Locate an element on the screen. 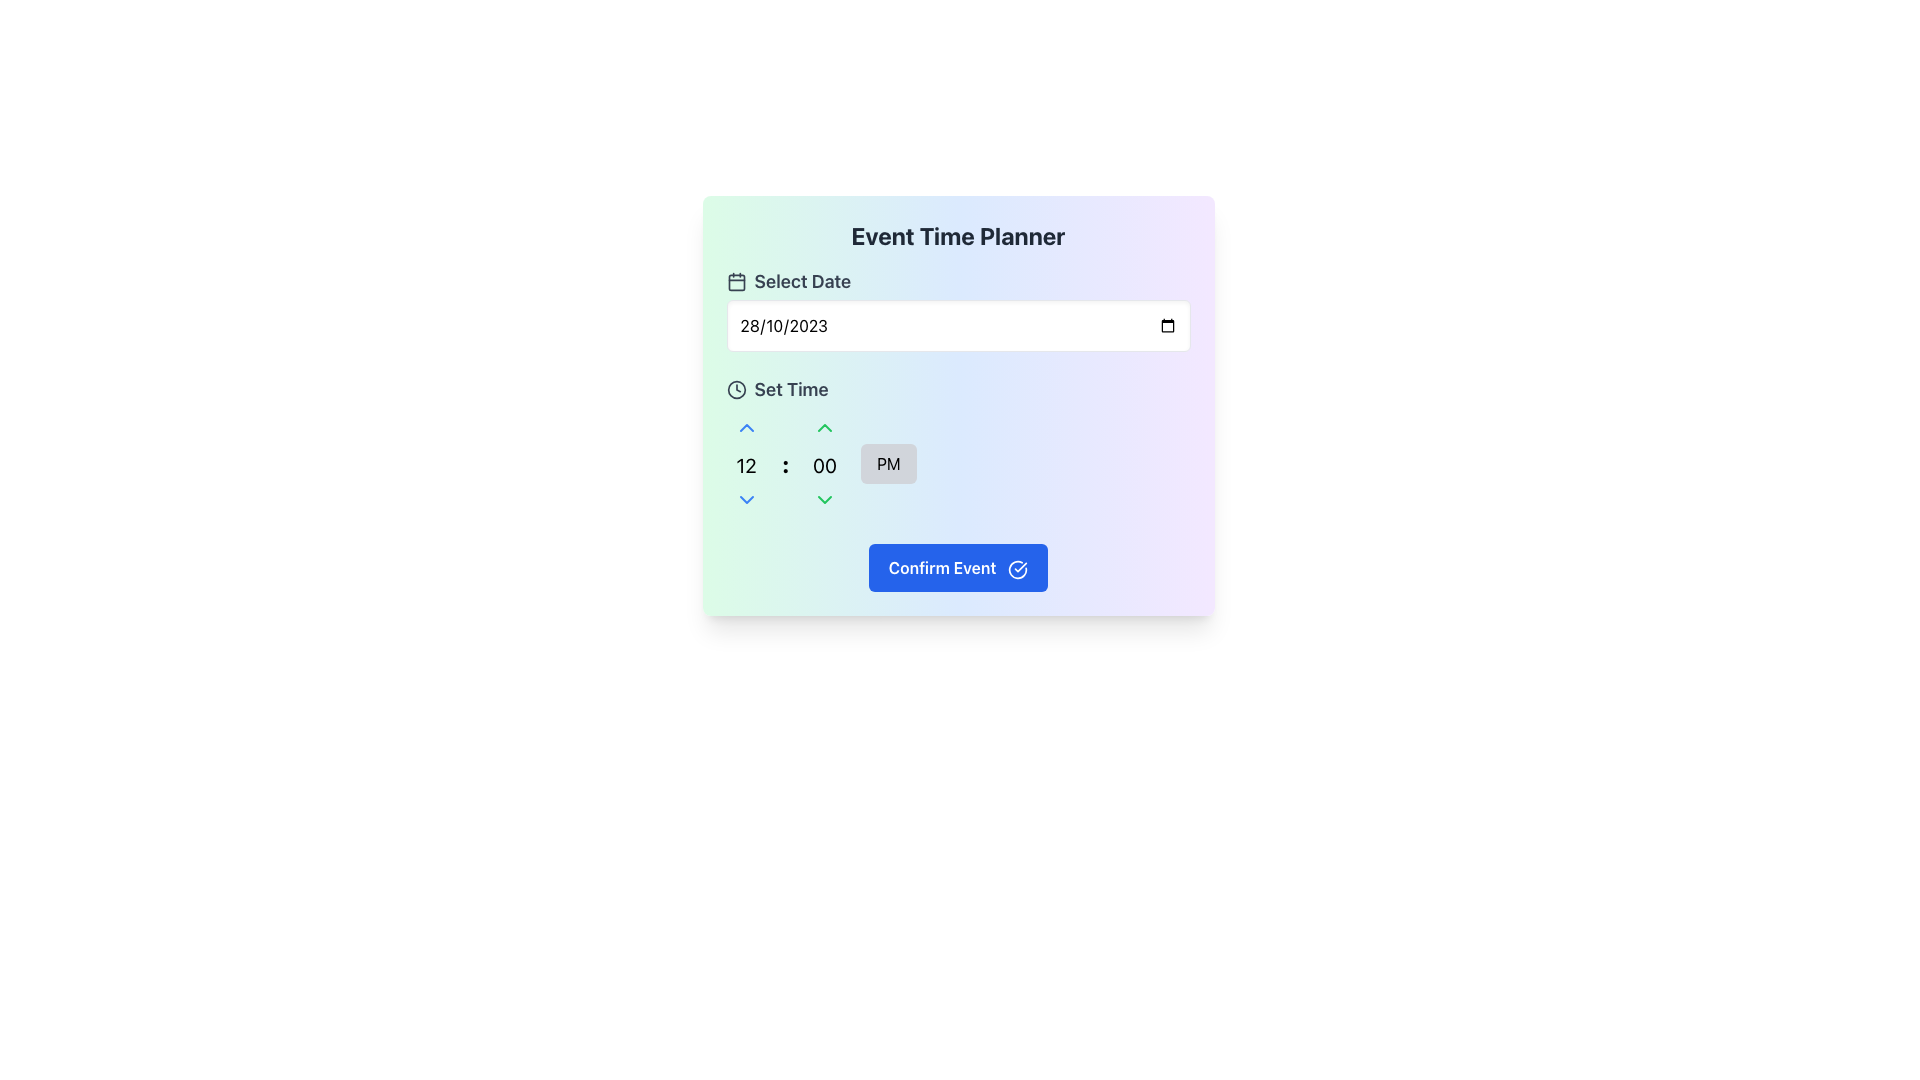 This screenshot has height=1080, width=1920. the circular checkmark icon within the 'Confirm Event' button at the bottom of the modal is located at coordinates (1018, 569).